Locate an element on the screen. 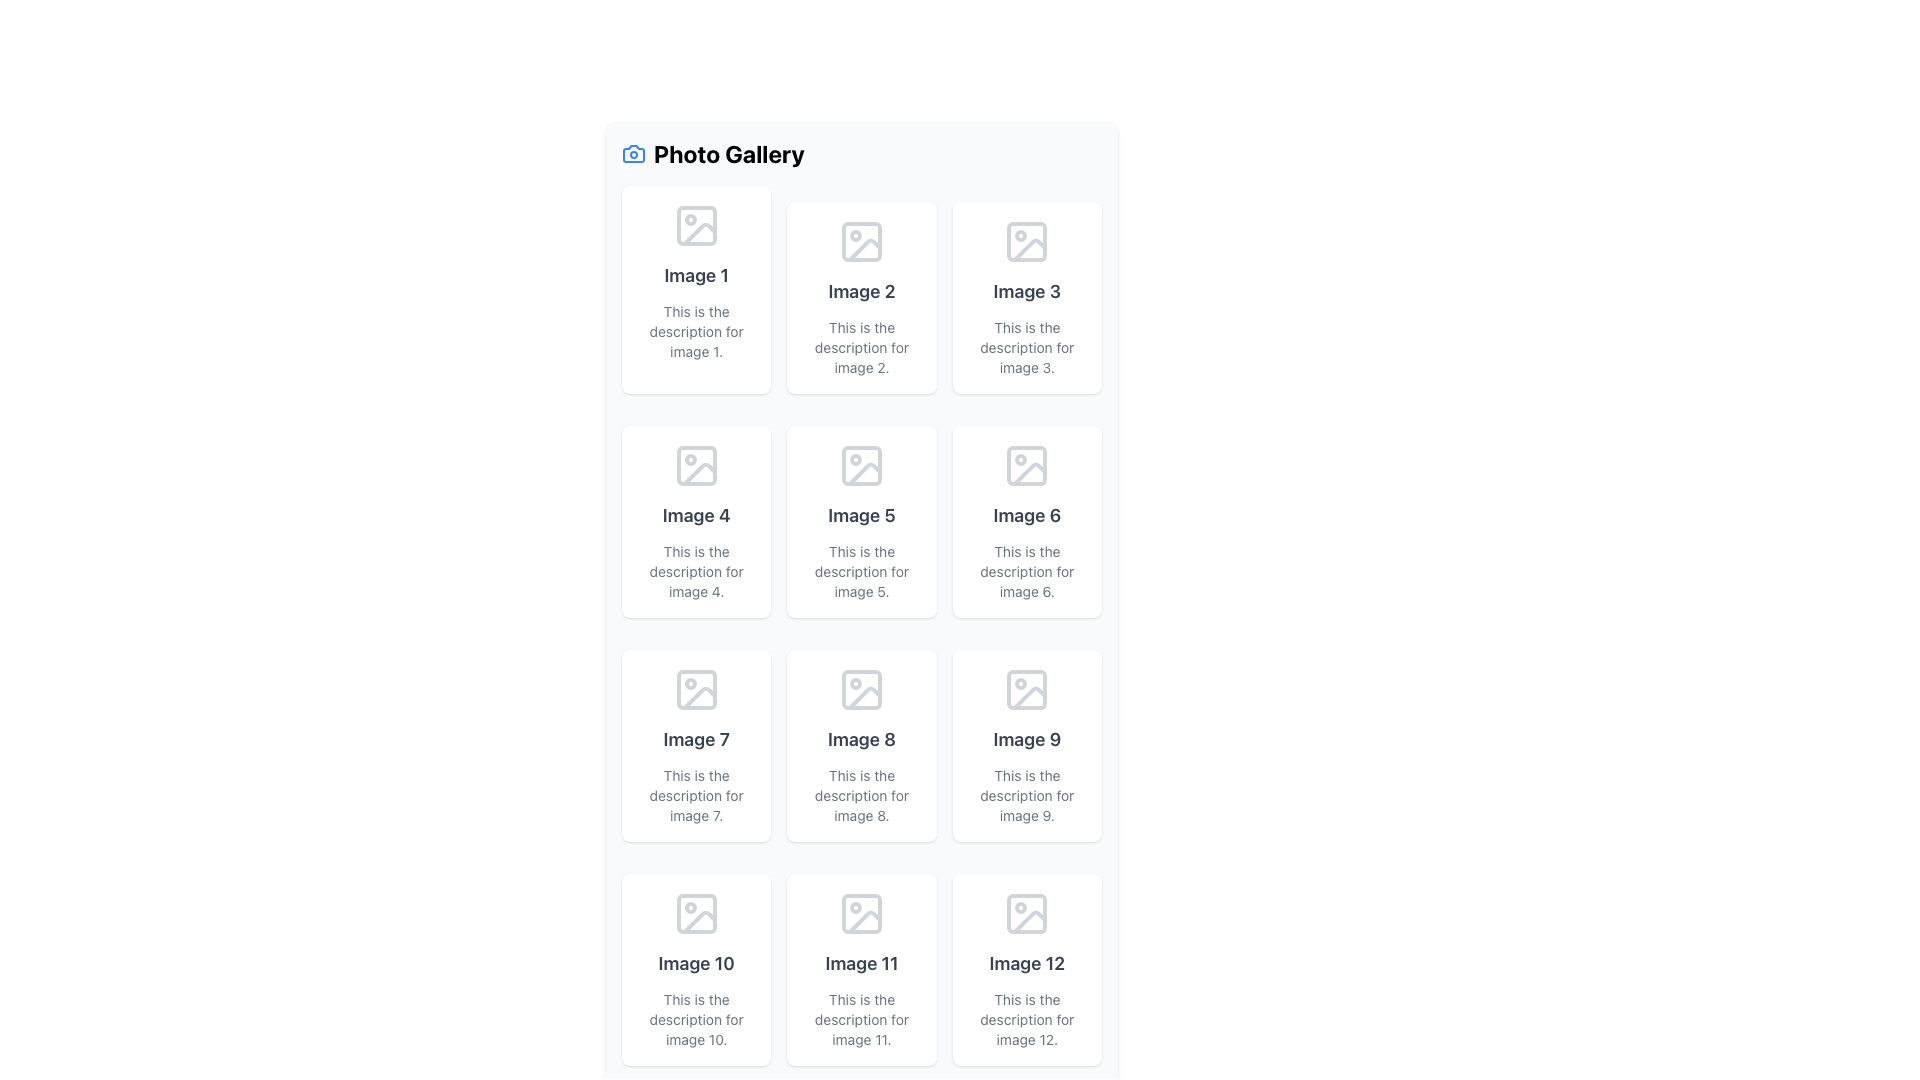  the icon resembling an image placeholder, which is styled with a light gray color and is located above the 'Image 1' label in the card layout is located at coordinates (696, 225).